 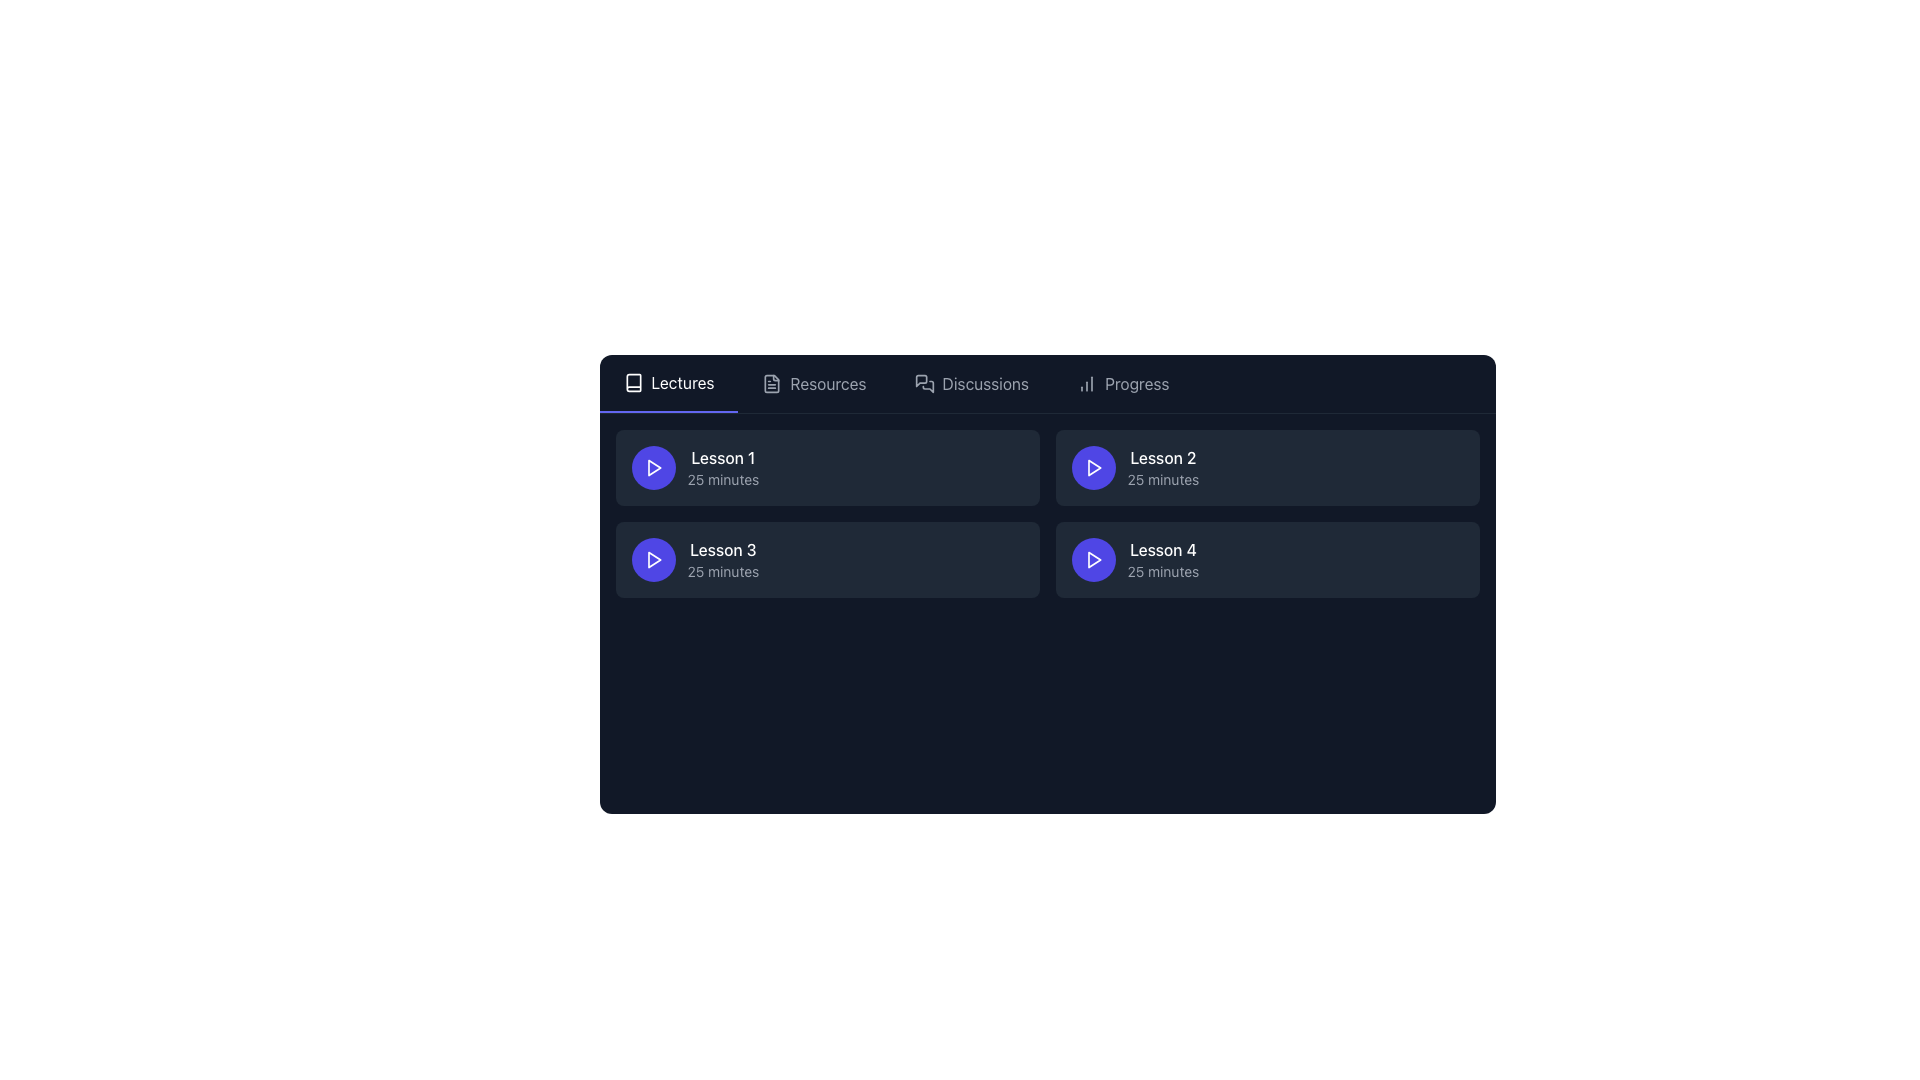 I want to click on the SVG representation of a book icon located at the start of the 'Lectures' navigation tab to aid user navigation, so click(x=632, y=382).